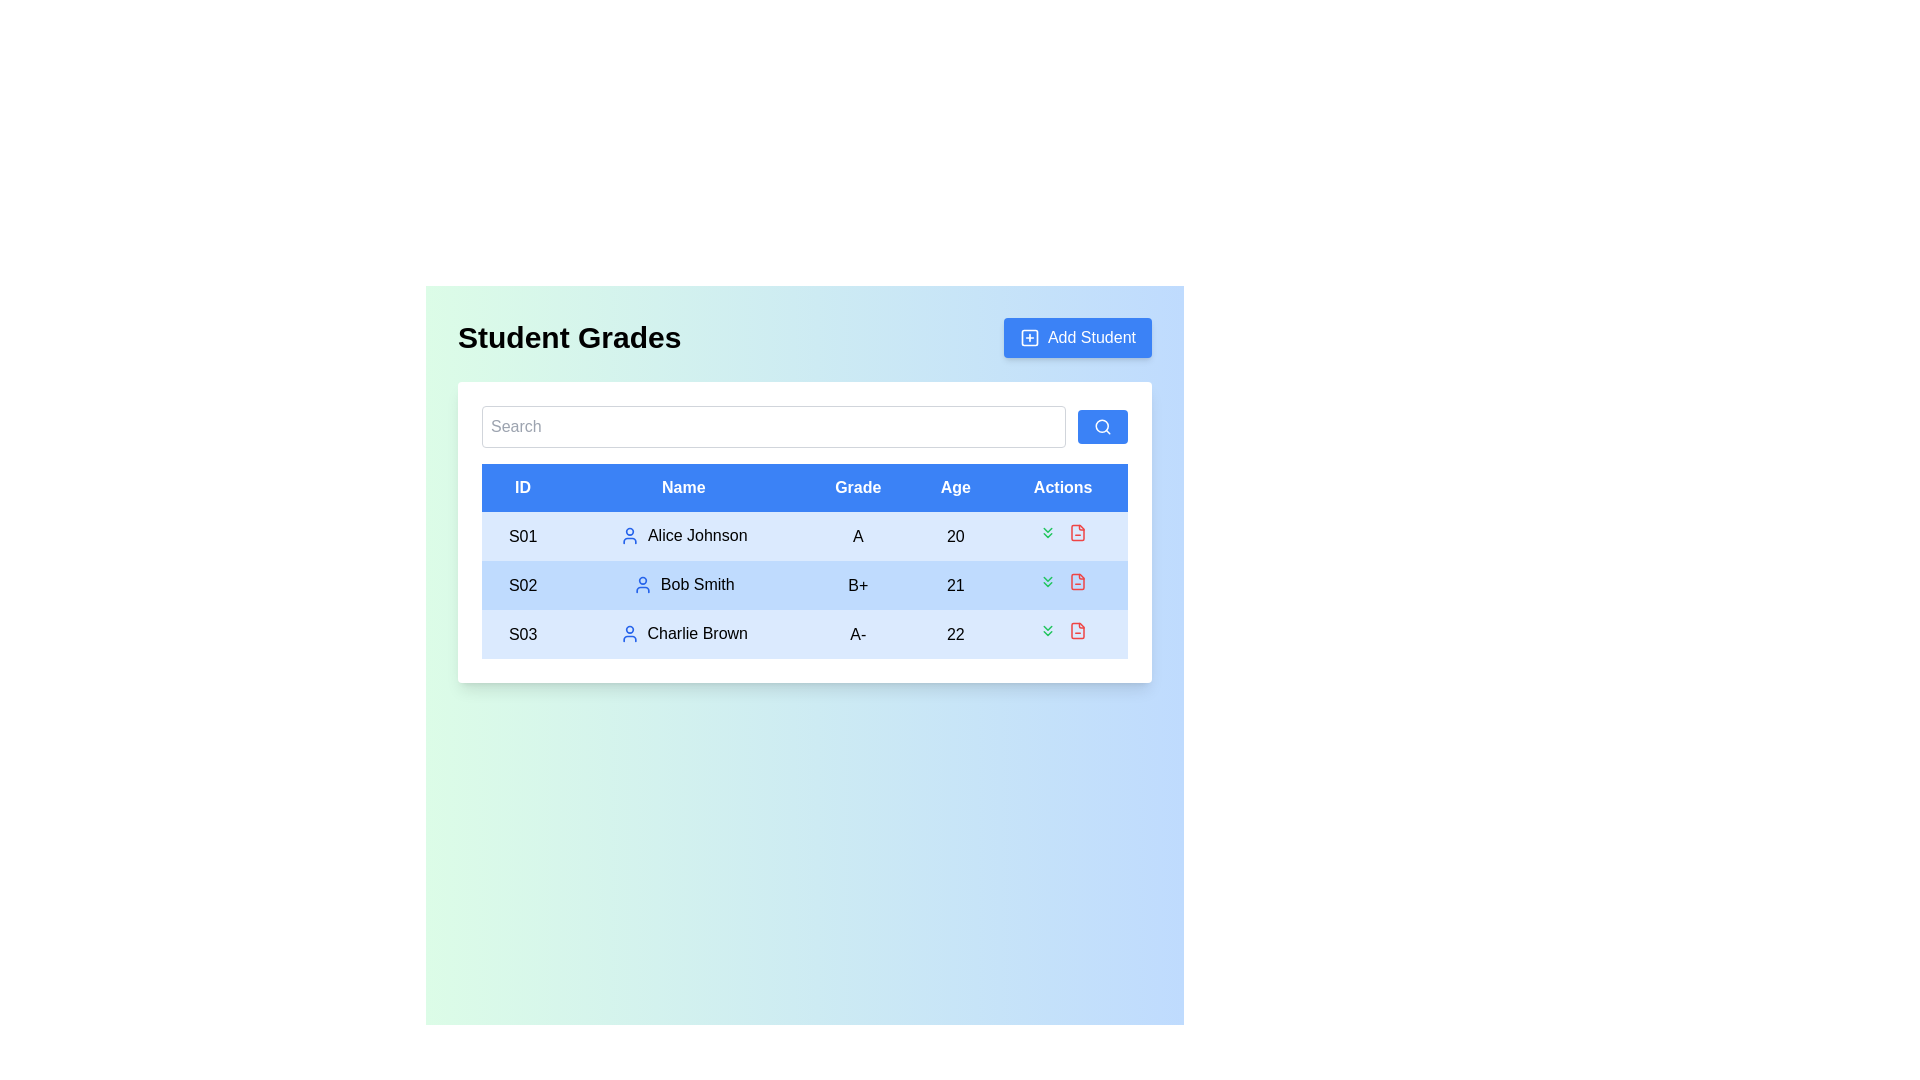  What do you see at coordinates (683, 633) in the screenshot?
I see `the text label displaying 'Charlie Brown', which is located in the third row of the table, adjacent to the 'S03' ID on the left and 'A-' grade on the right` at bounding box center [683, 633].